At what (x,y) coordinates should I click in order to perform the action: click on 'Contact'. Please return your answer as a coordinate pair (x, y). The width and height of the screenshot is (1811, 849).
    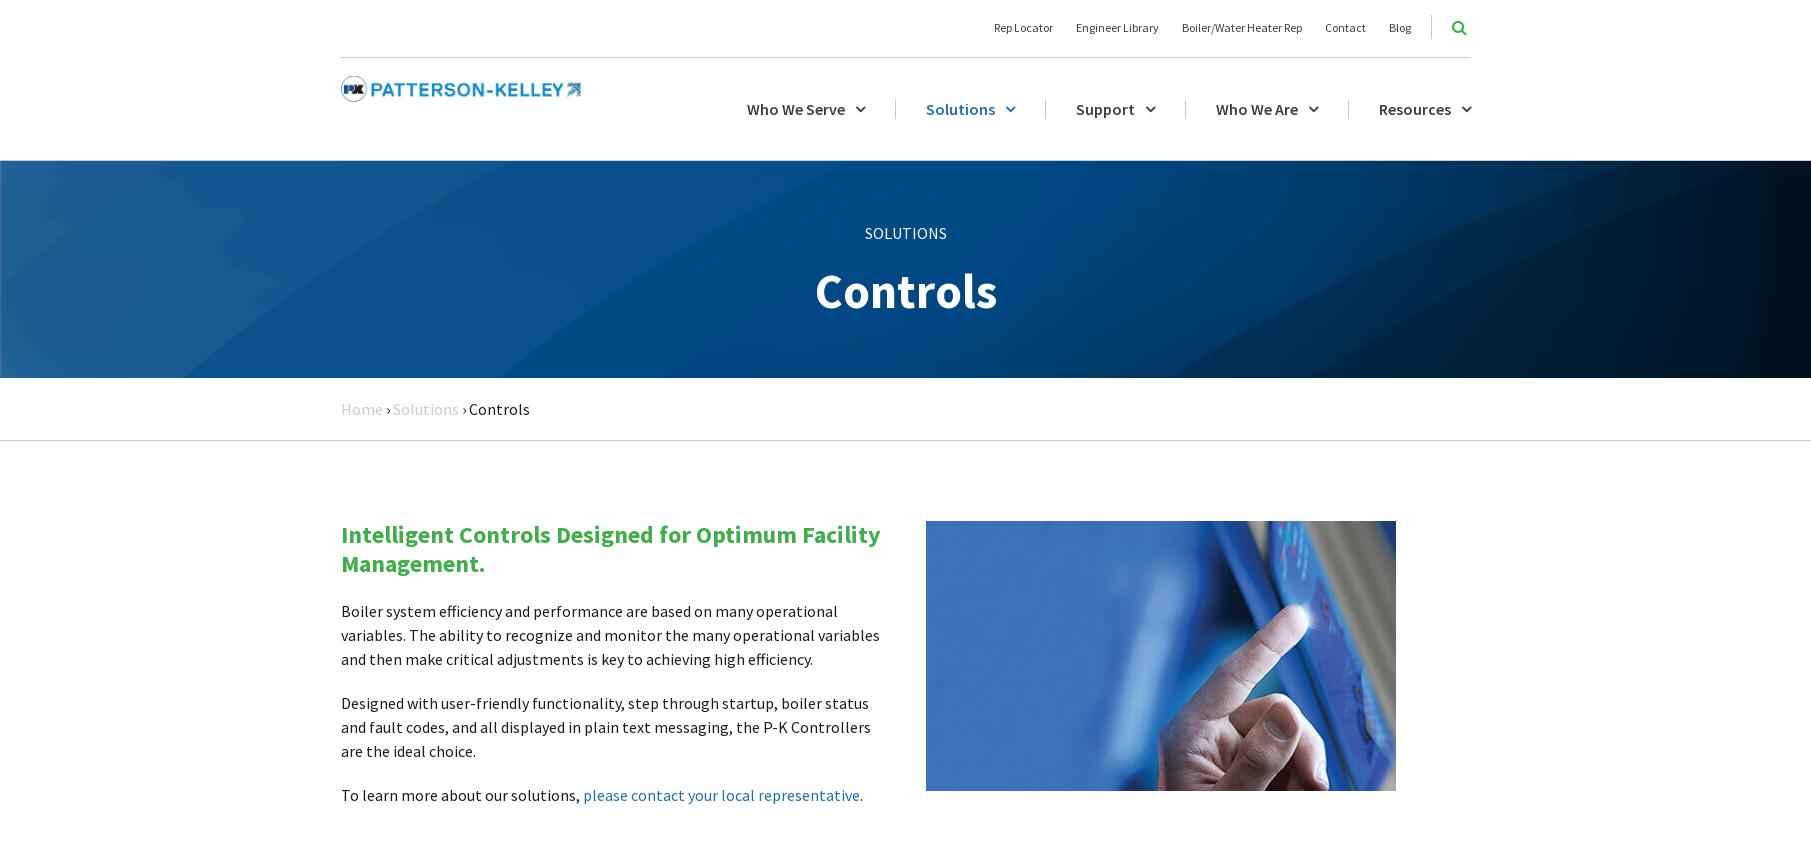
    Looking at the image, I should click on (1343, 26).